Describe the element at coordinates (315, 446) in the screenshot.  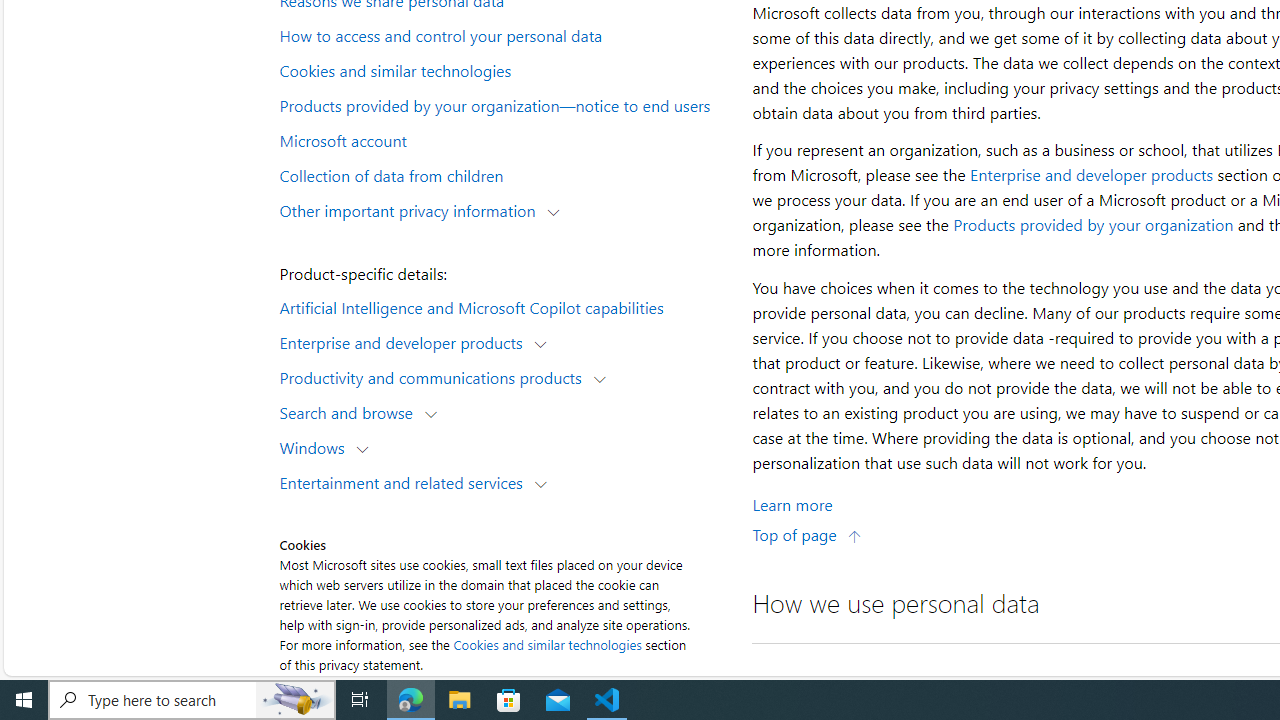
I see `'Windows'` at that location.